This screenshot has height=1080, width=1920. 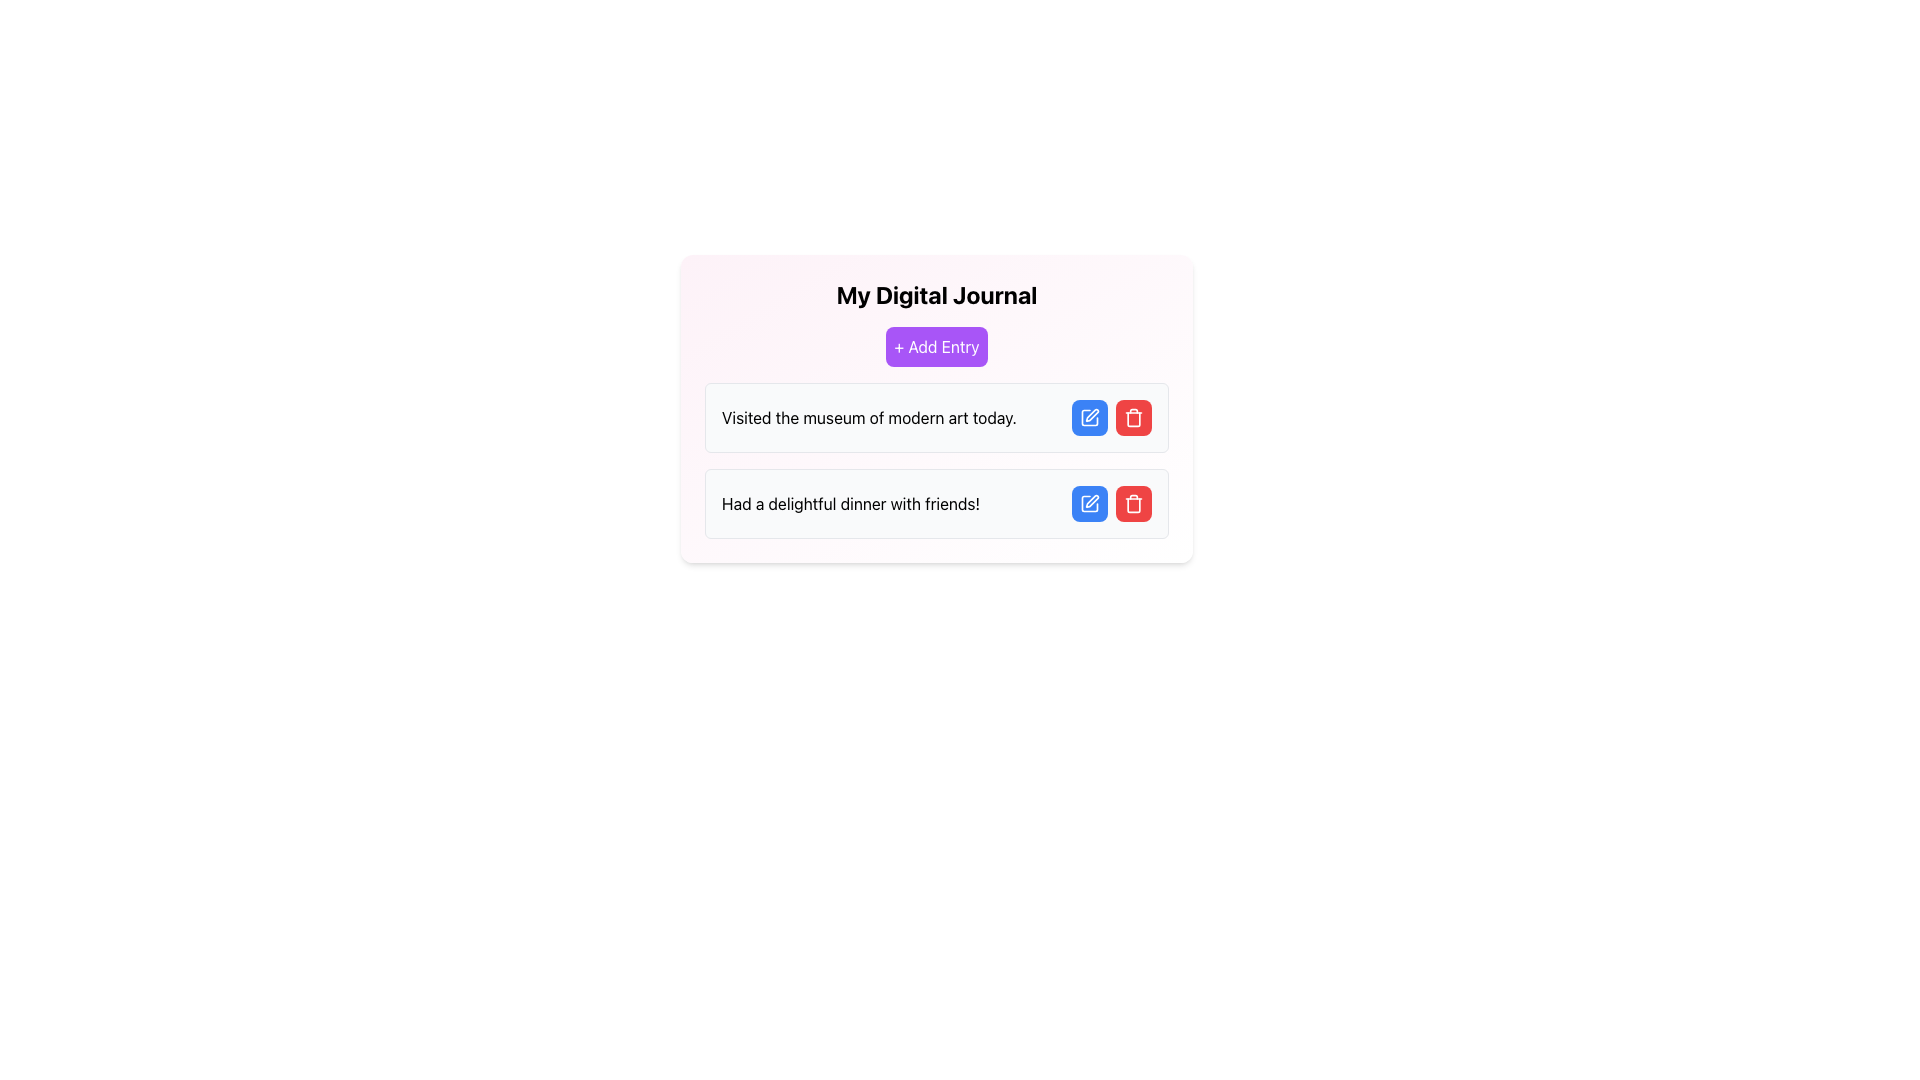 What do you see at coordinates (851, 503) in the screenshot?
I see `the text line reading 'Had a delightful dinner with friends!' in the second journal entry to copy it` at bounding box center [851, 503].